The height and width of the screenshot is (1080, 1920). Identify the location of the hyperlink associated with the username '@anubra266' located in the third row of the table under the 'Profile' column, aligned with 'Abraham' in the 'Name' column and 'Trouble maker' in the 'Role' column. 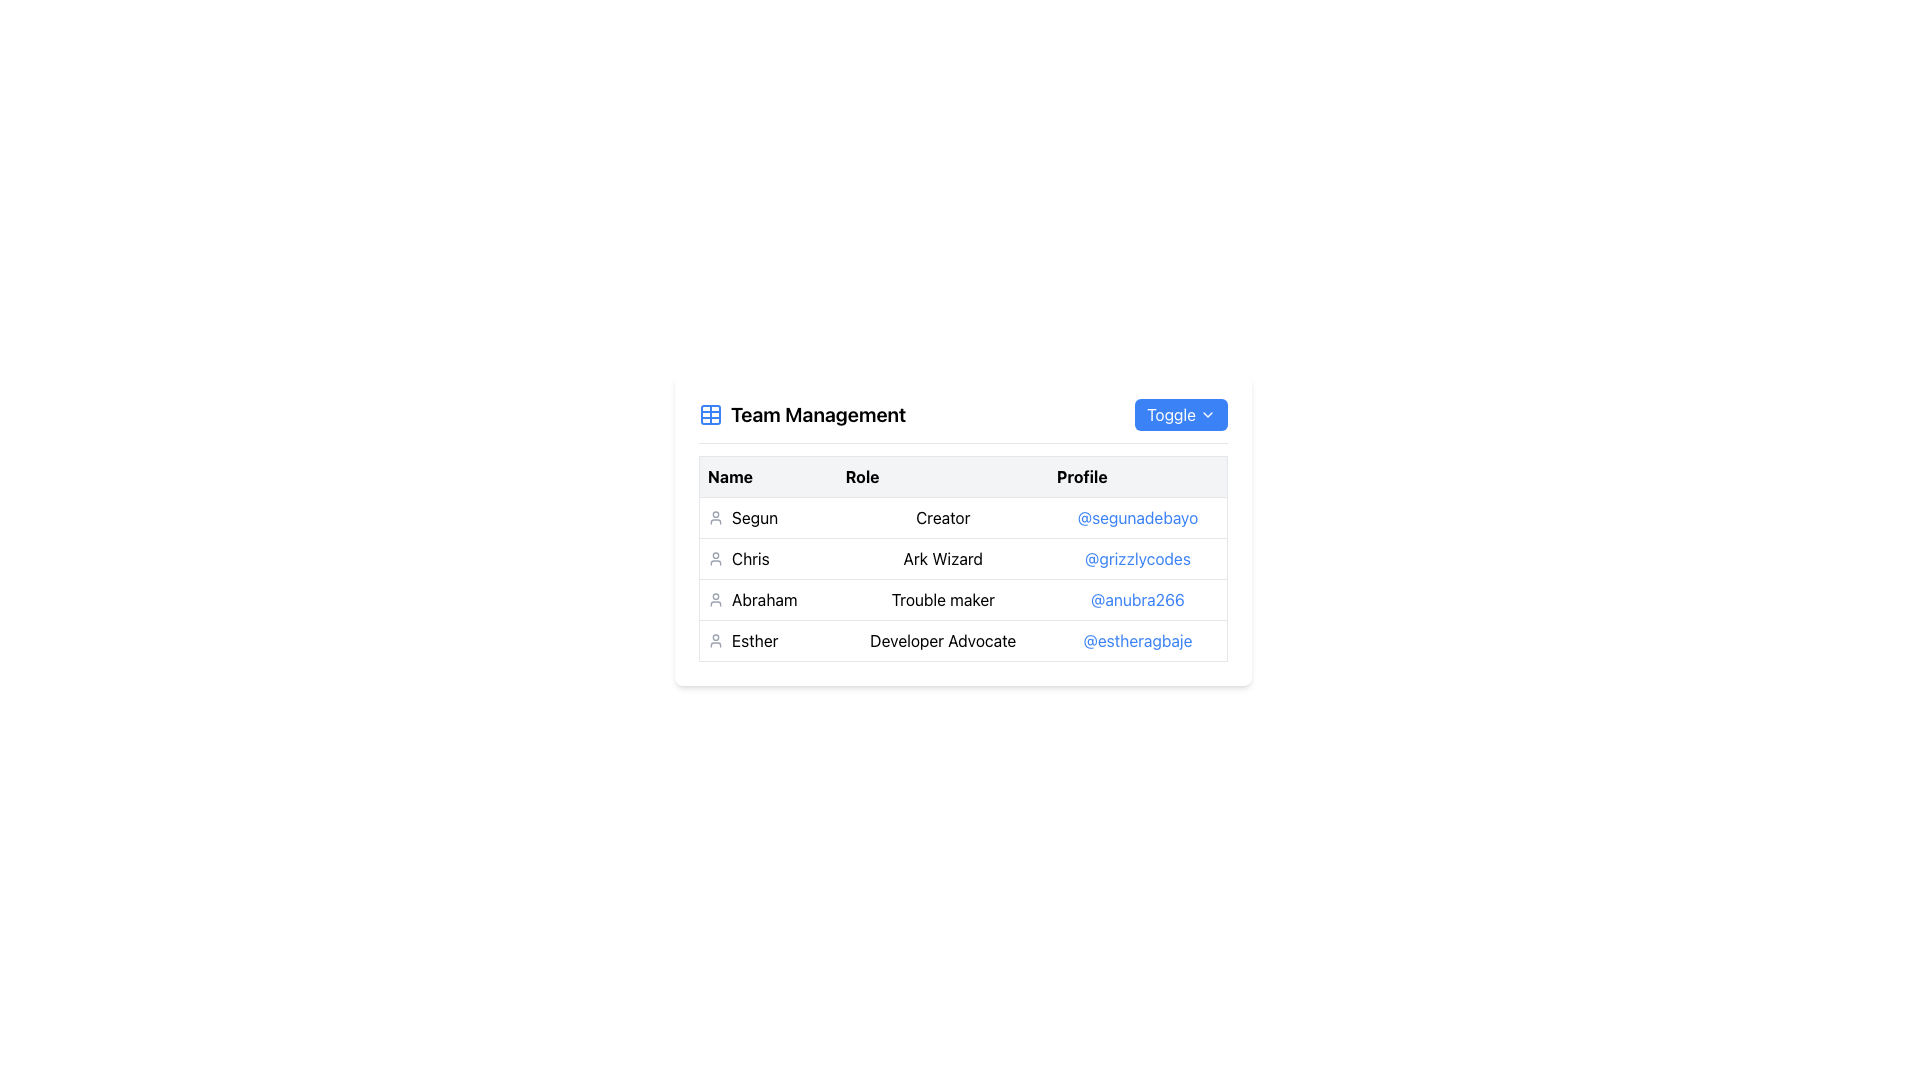
(1137, 599).